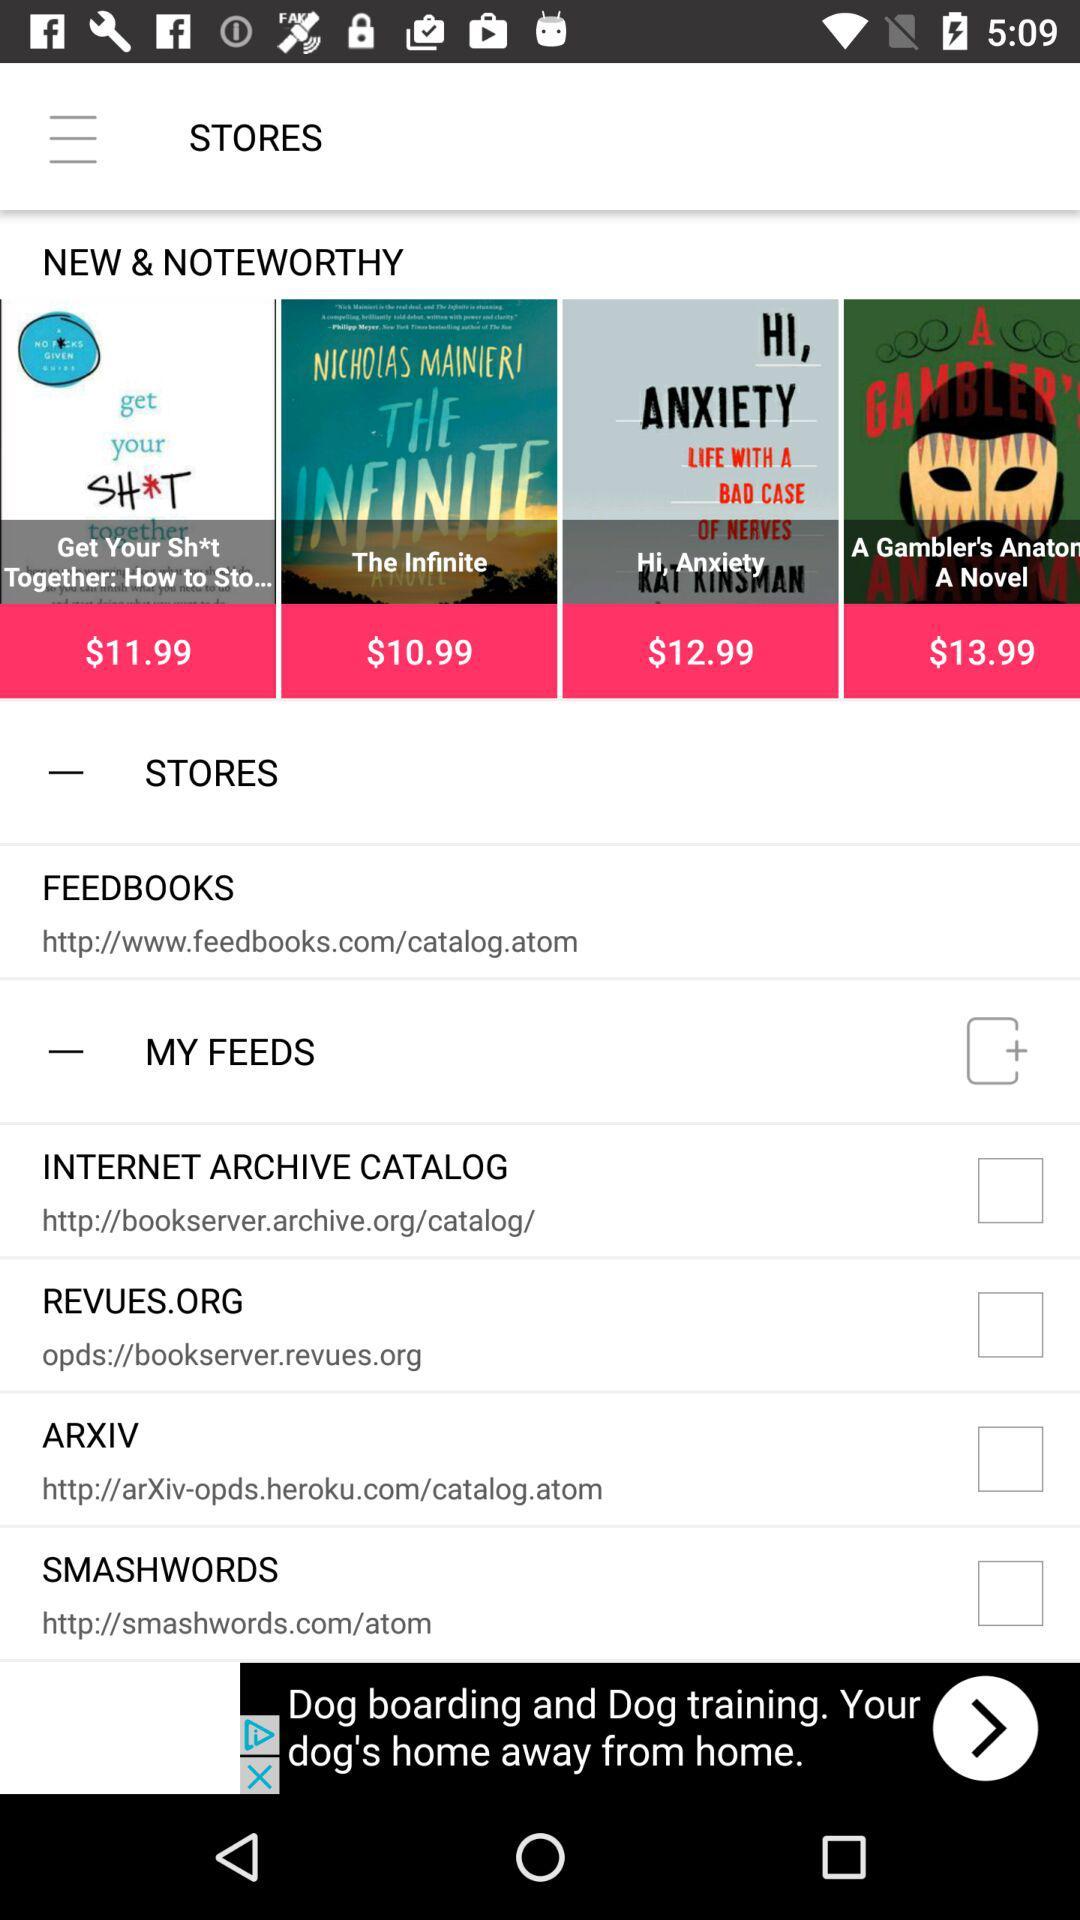 The image size is (1080, 1920). Describe the element at coordinates (1029, 1459) in the screenshot. I see `arxiv` at that location.